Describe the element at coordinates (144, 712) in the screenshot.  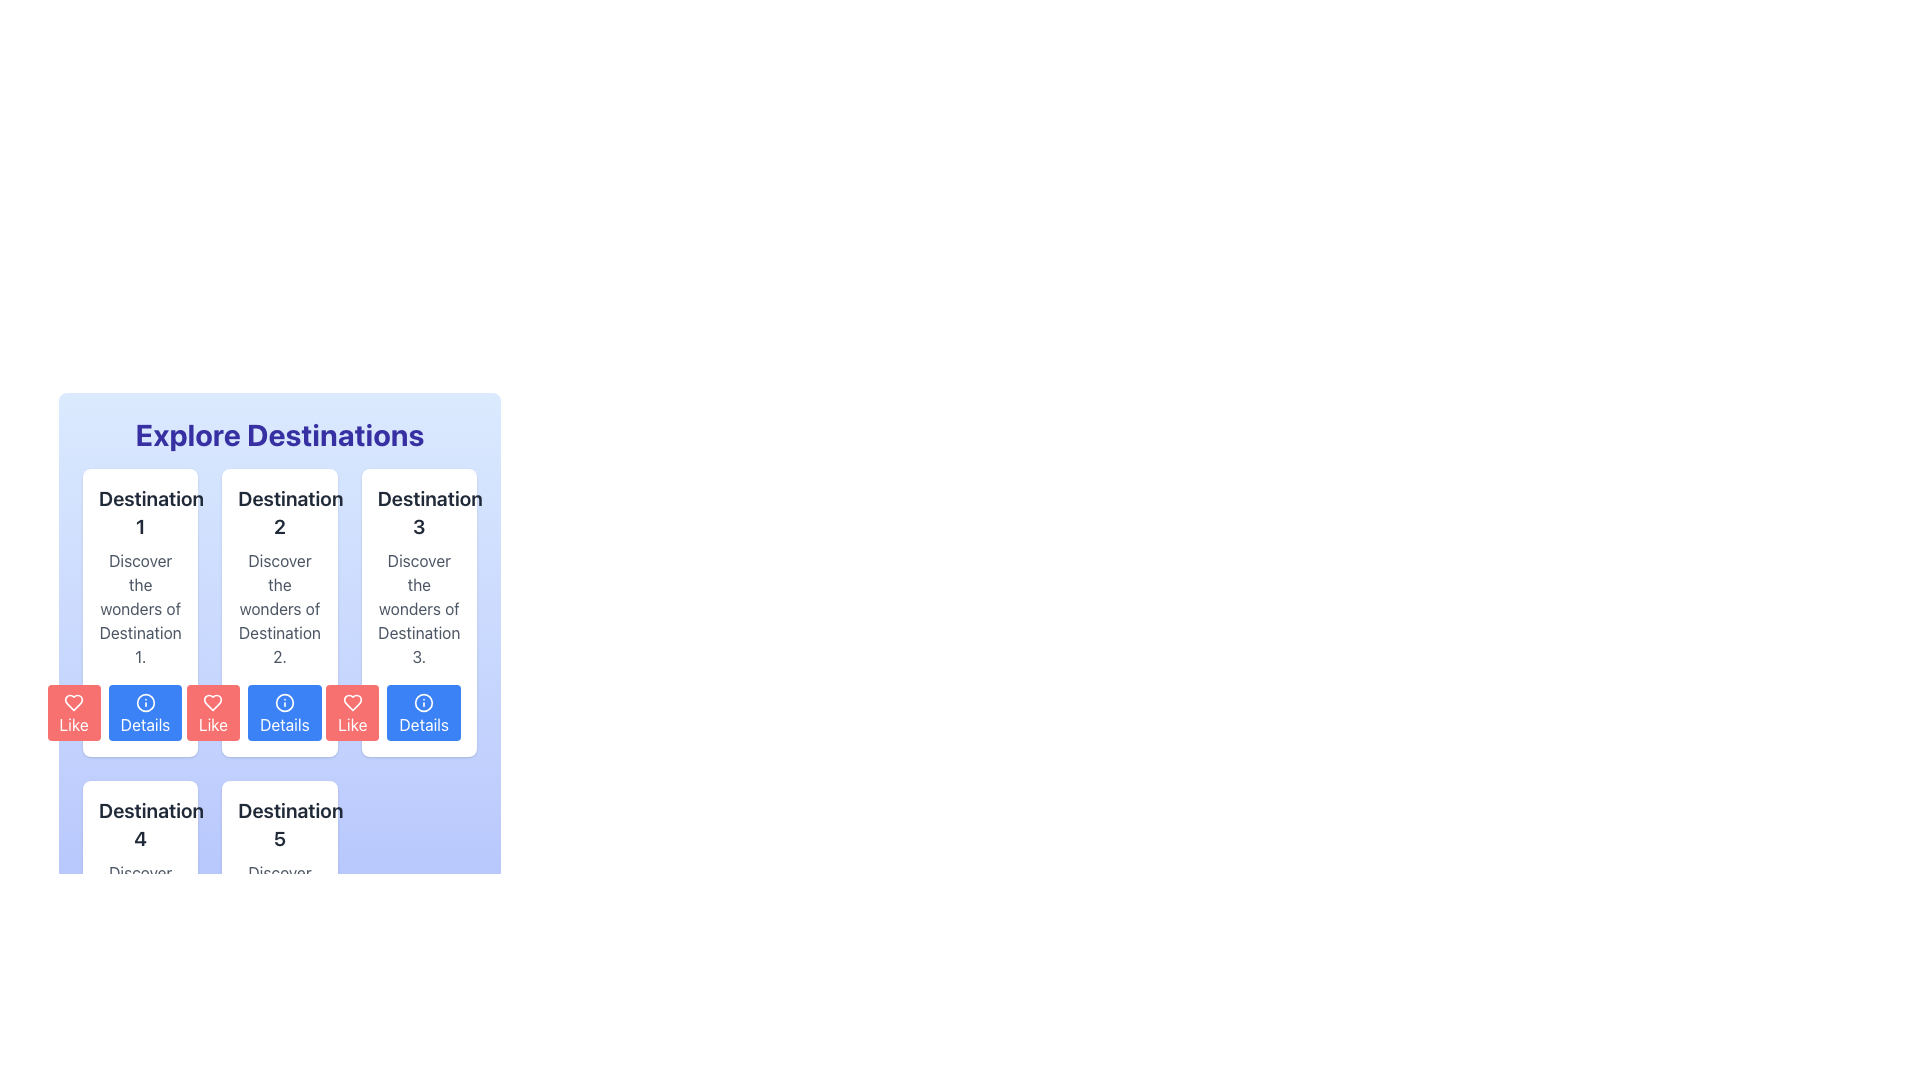
I see `the blue 'Details' button with rounded corners associated with 'Destination 2'` at that location.